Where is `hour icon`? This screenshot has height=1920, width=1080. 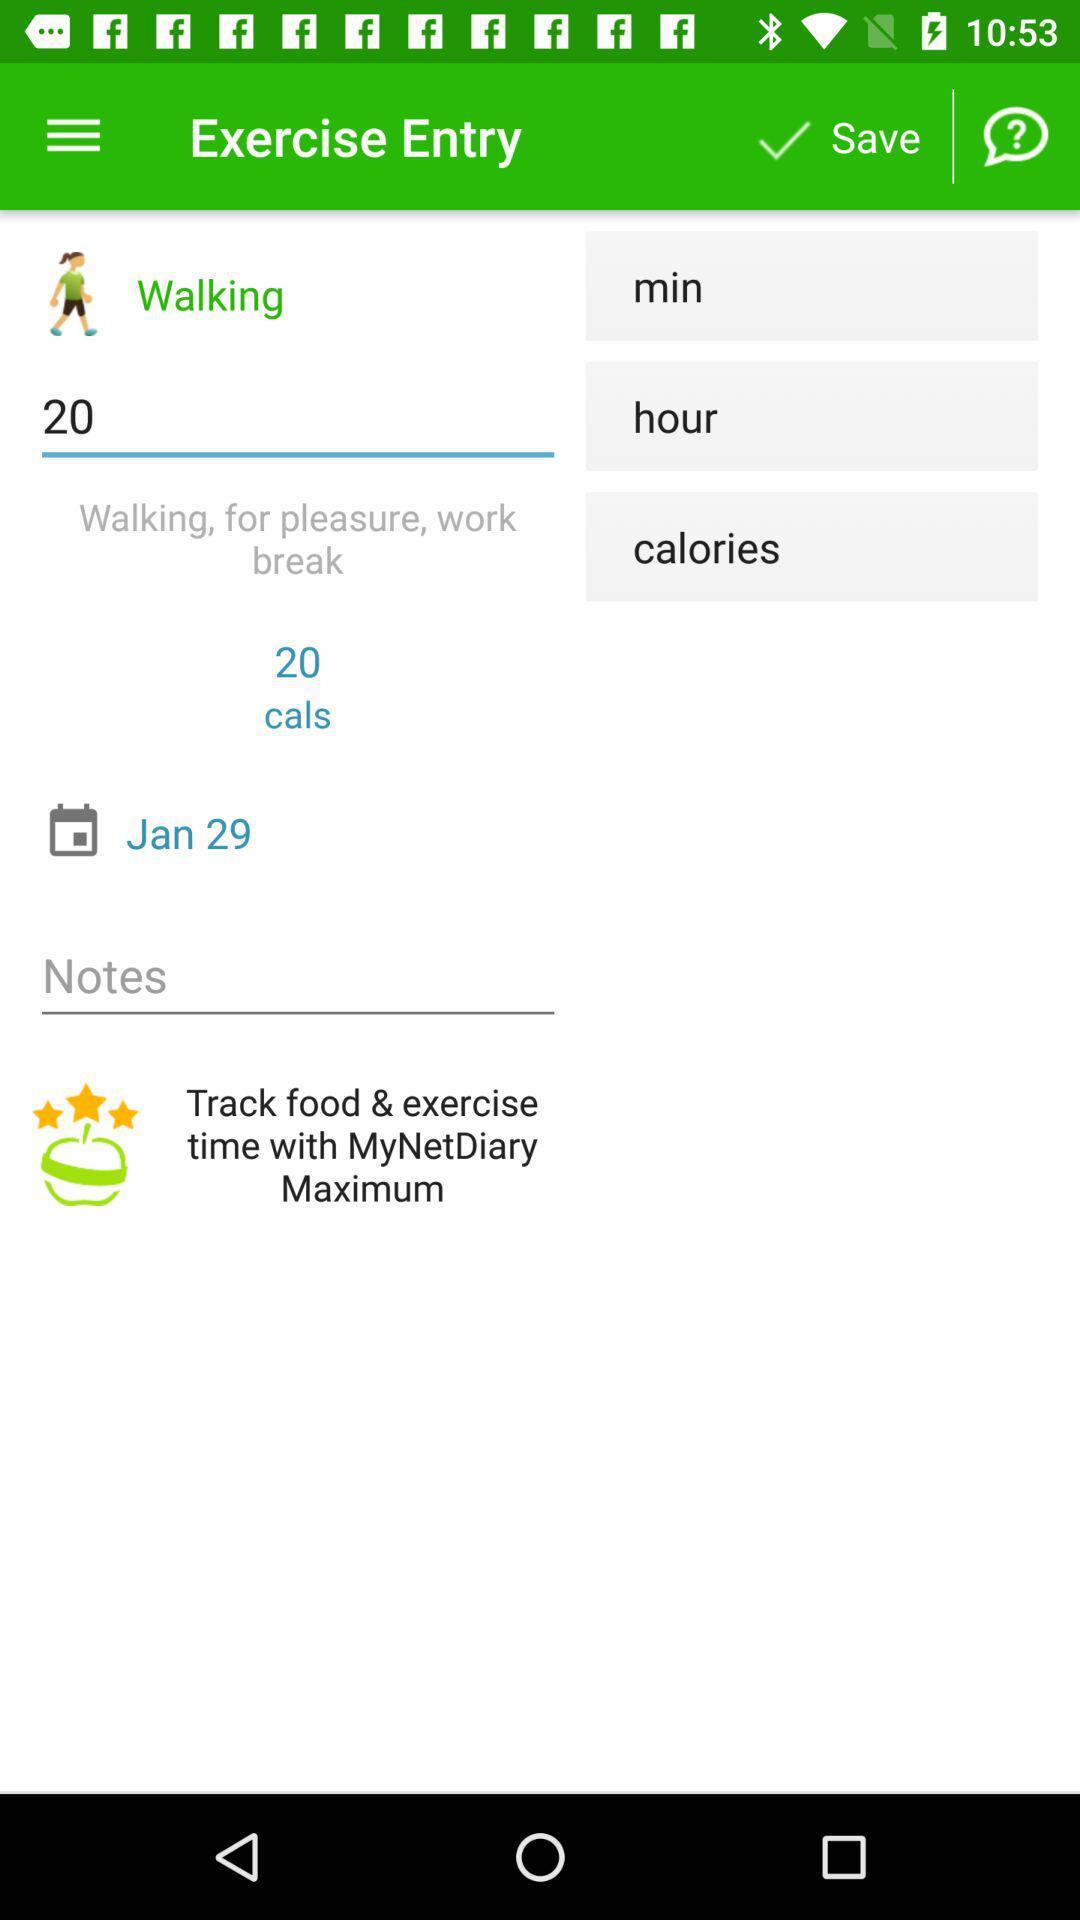 hour icon is located at coordinates (651, 415).